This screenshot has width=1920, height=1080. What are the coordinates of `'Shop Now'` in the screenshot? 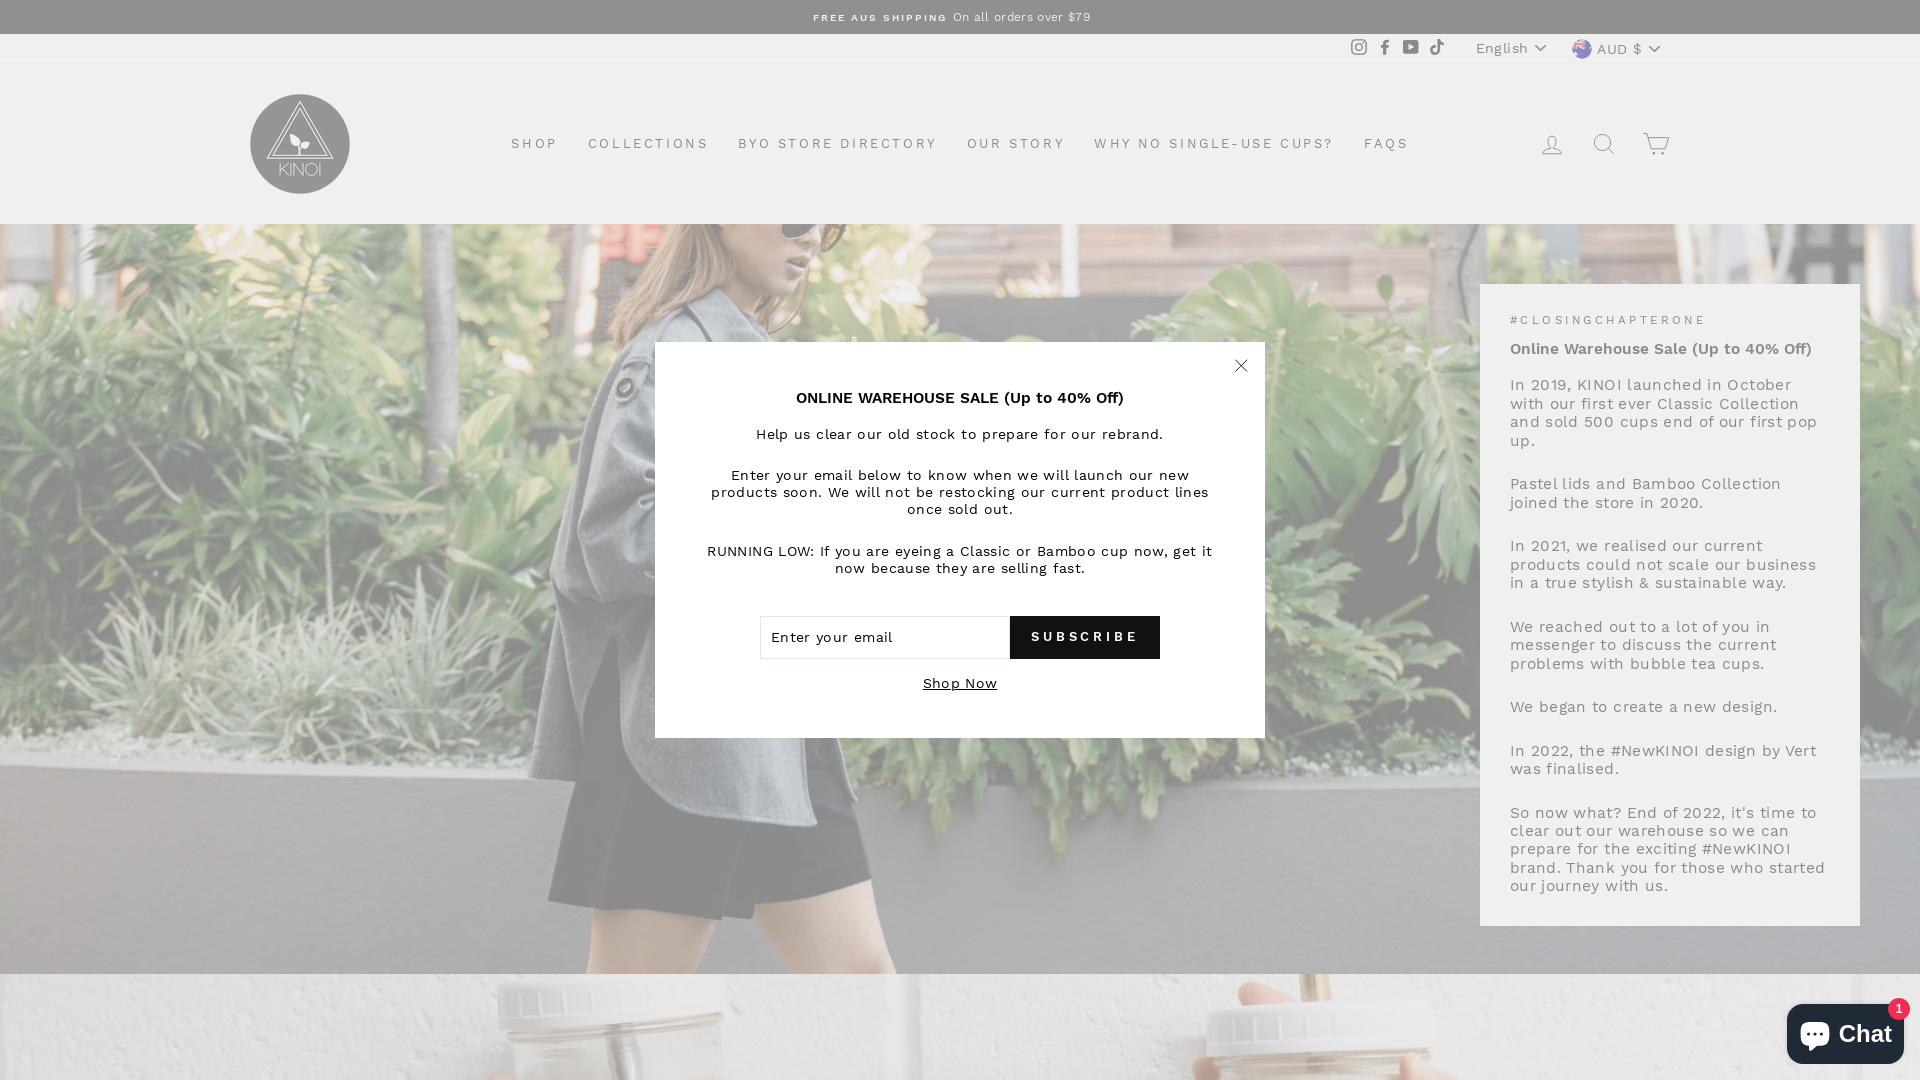 It's located at (960, 682).